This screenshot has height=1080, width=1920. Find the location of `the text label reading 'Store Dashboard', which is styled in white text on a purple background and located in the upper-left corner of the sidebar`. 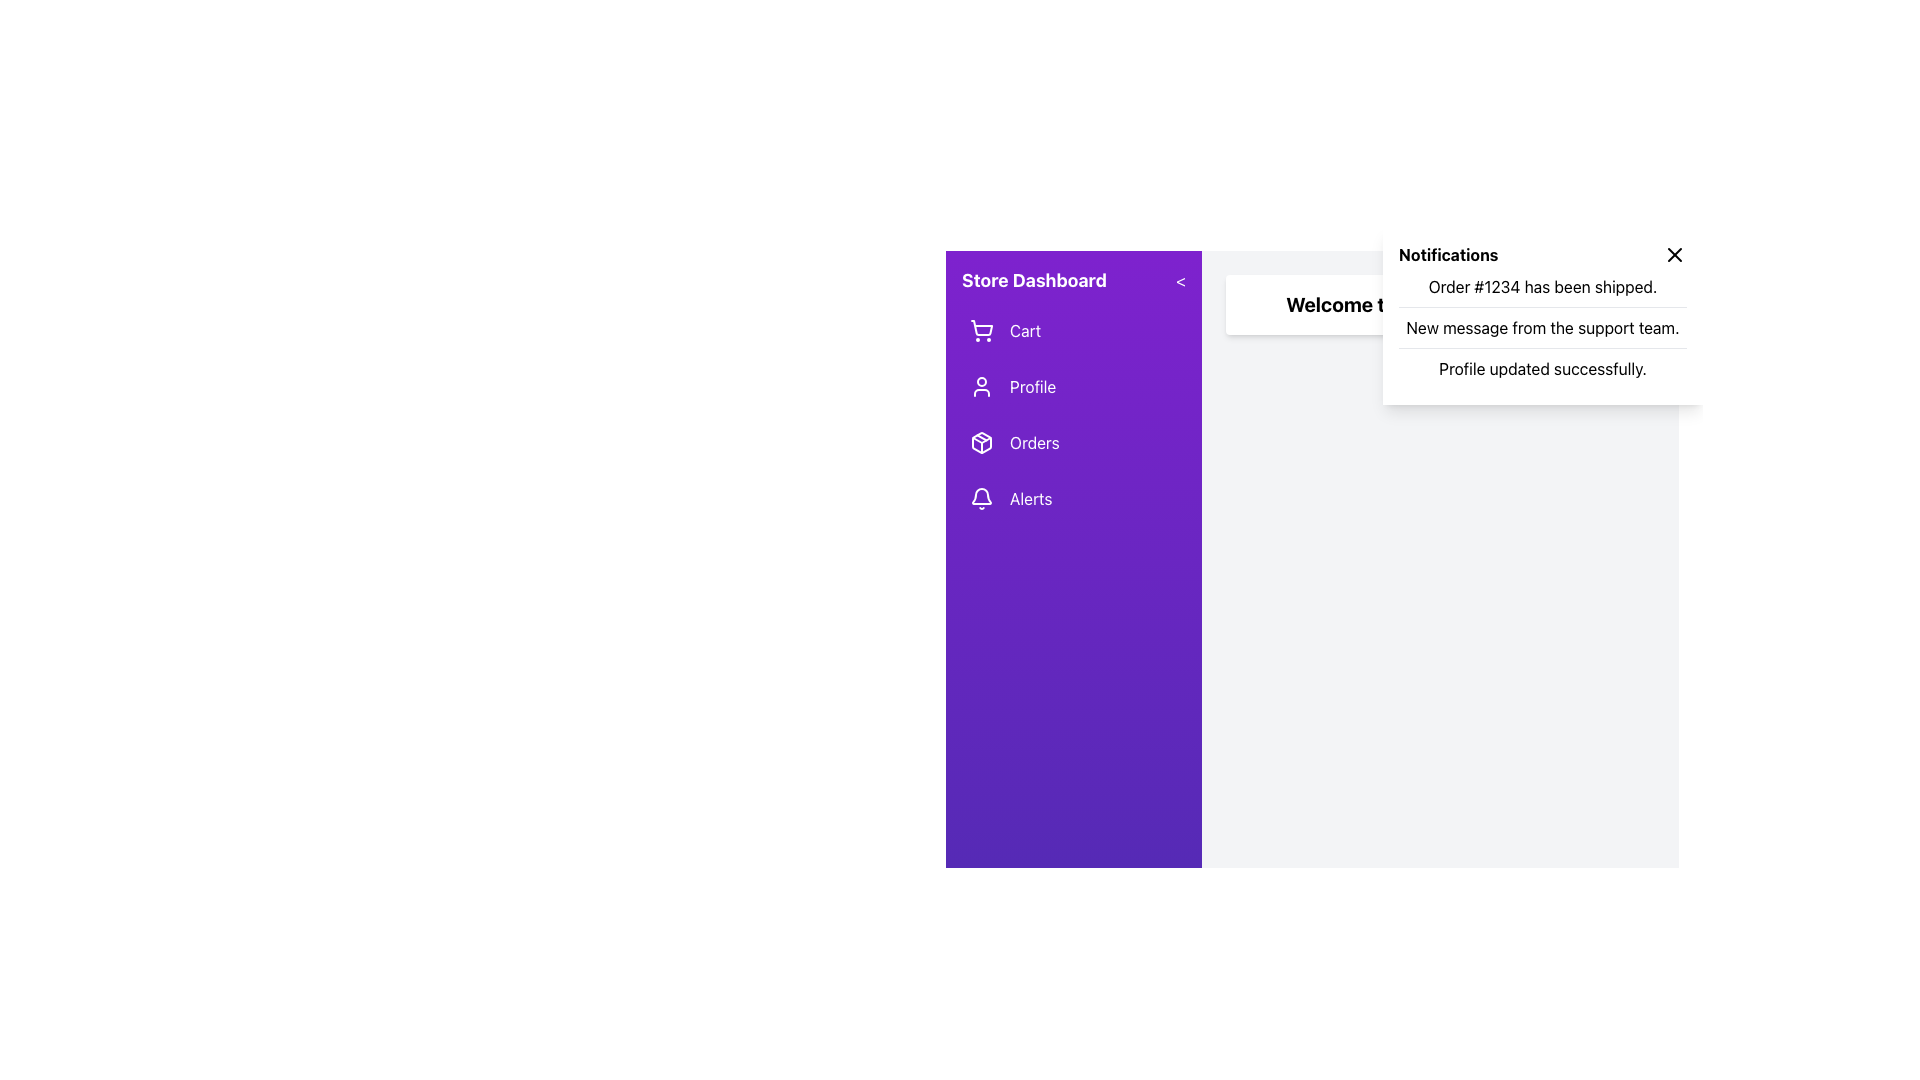

the text label reading 'Store Dashboard', which is styled in white text on a purple background and located in the upper-left corner of the sidebar is located at coordinates (1034, 281).